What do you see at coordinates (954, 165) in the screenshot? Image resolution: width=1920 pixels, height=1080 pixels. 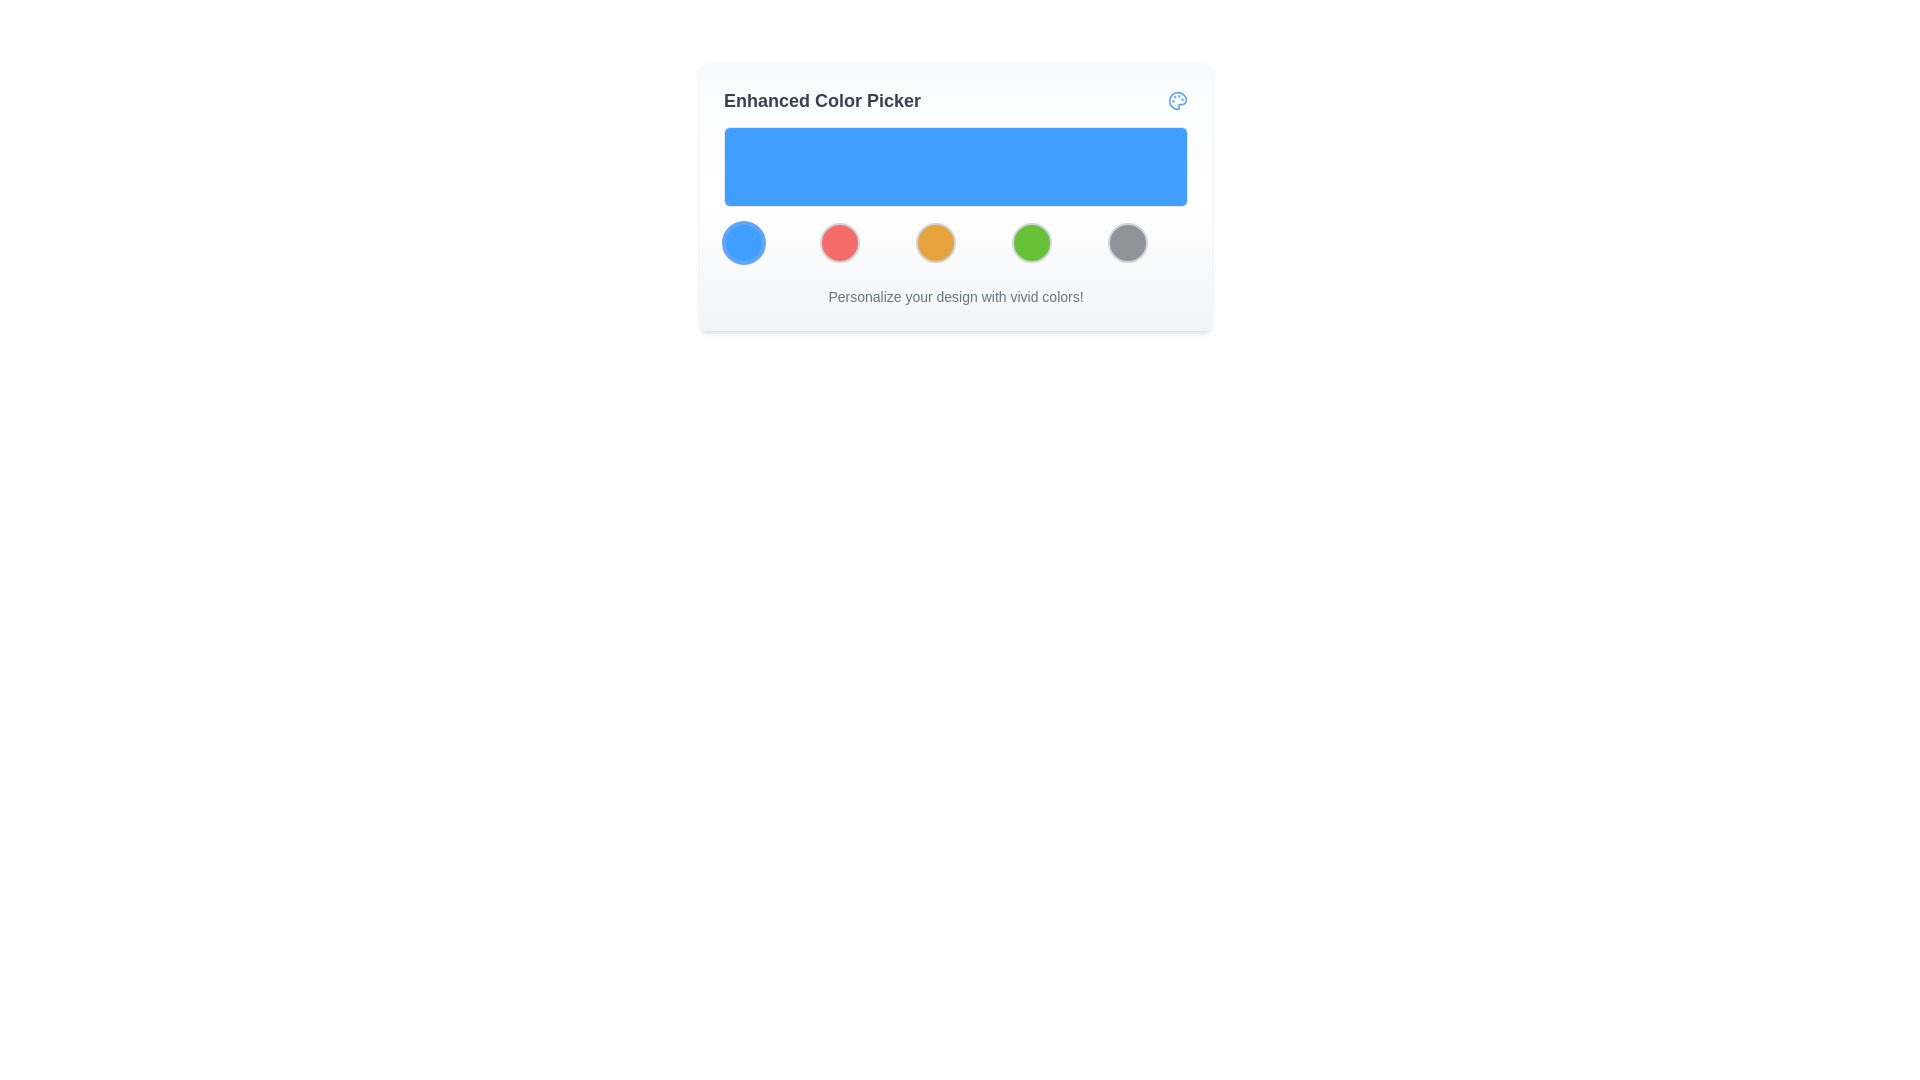 I see `the display box that indicates the currently active color, positioned centrally above the grid of color swatches` at bounding box center [954, 165].